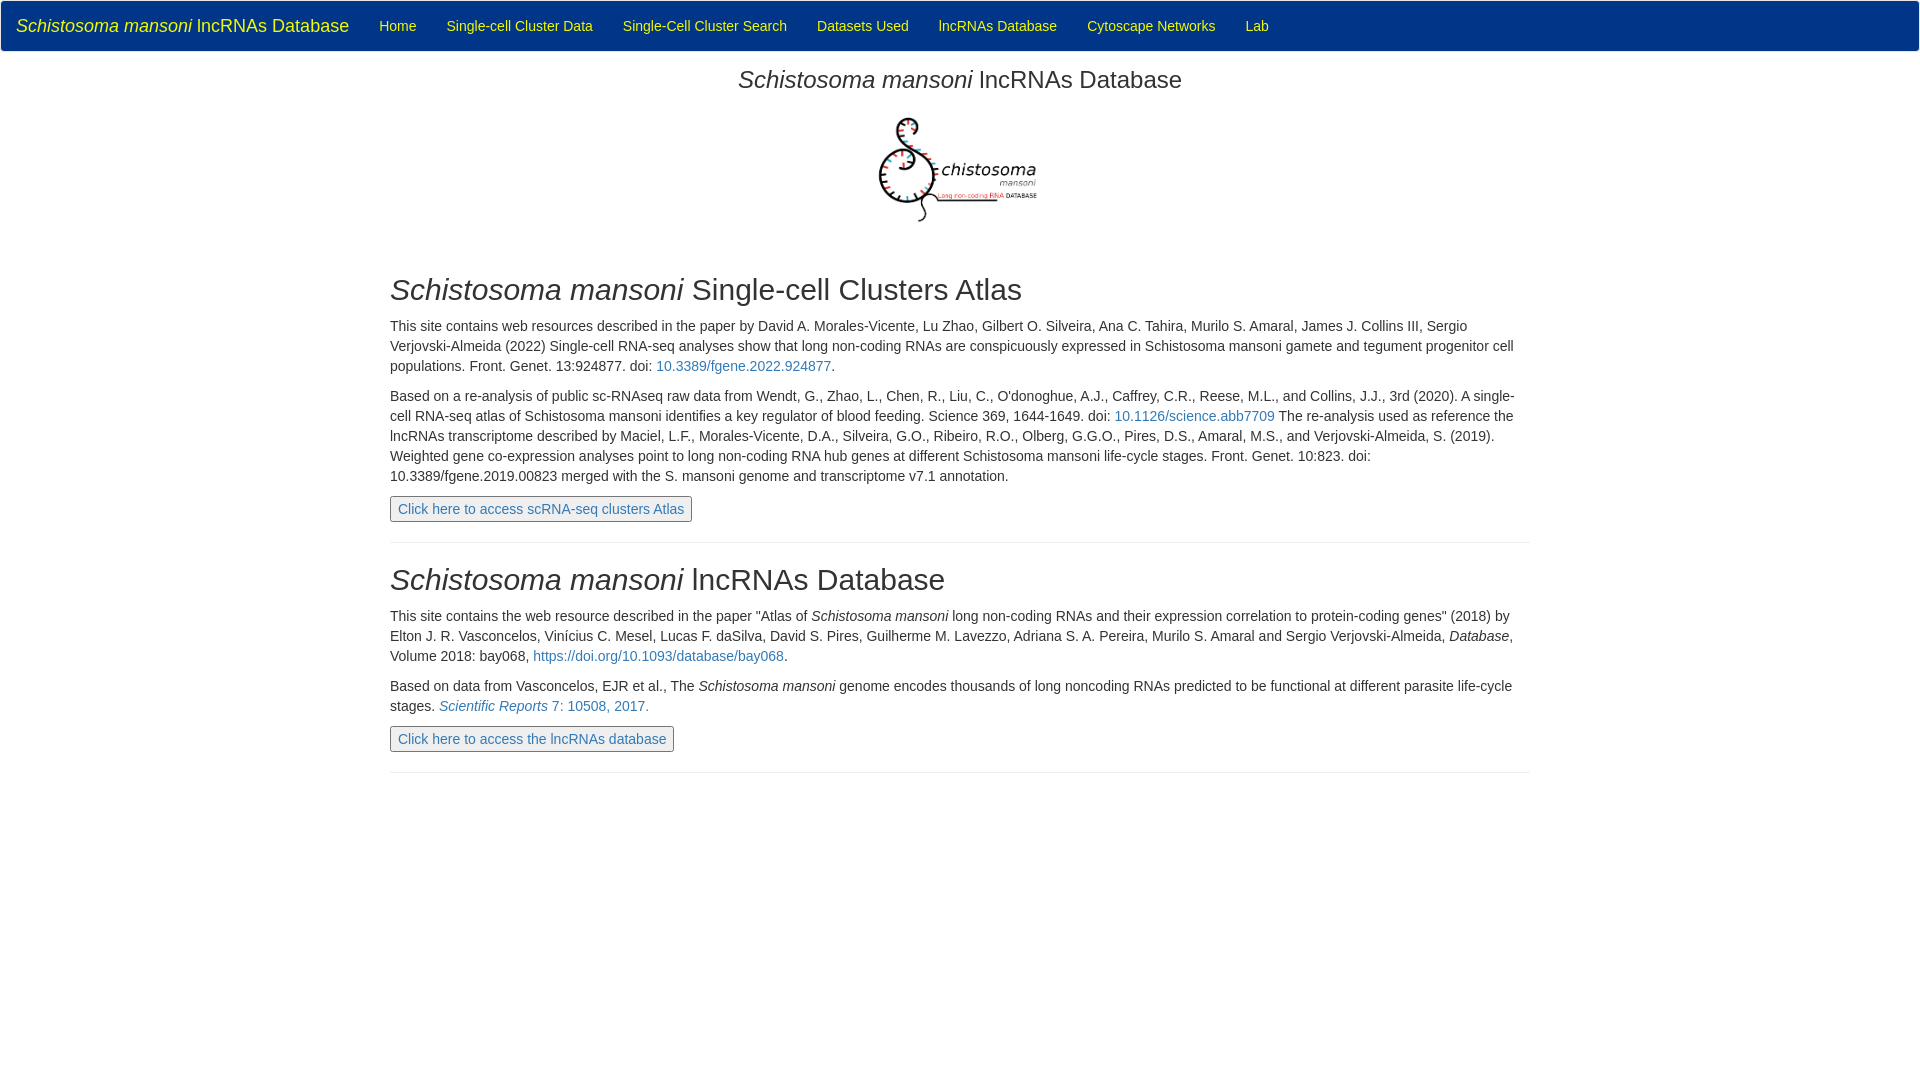  Describe the element at coordinates (705, 26) in the screenshot. I see `'Single-Cell Cluster Search'` at that location.